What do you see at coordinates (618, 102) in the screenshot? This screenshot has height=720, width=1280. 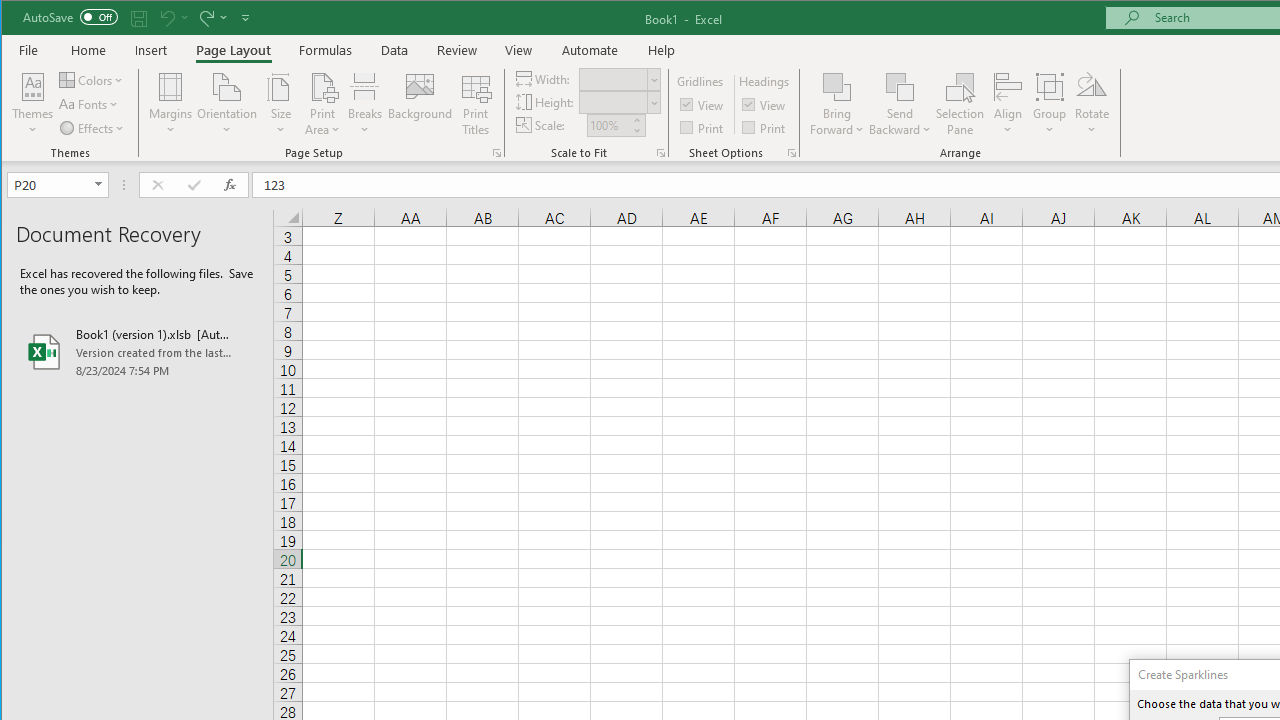 I see `'Height'` at bounding box center [618, 102].